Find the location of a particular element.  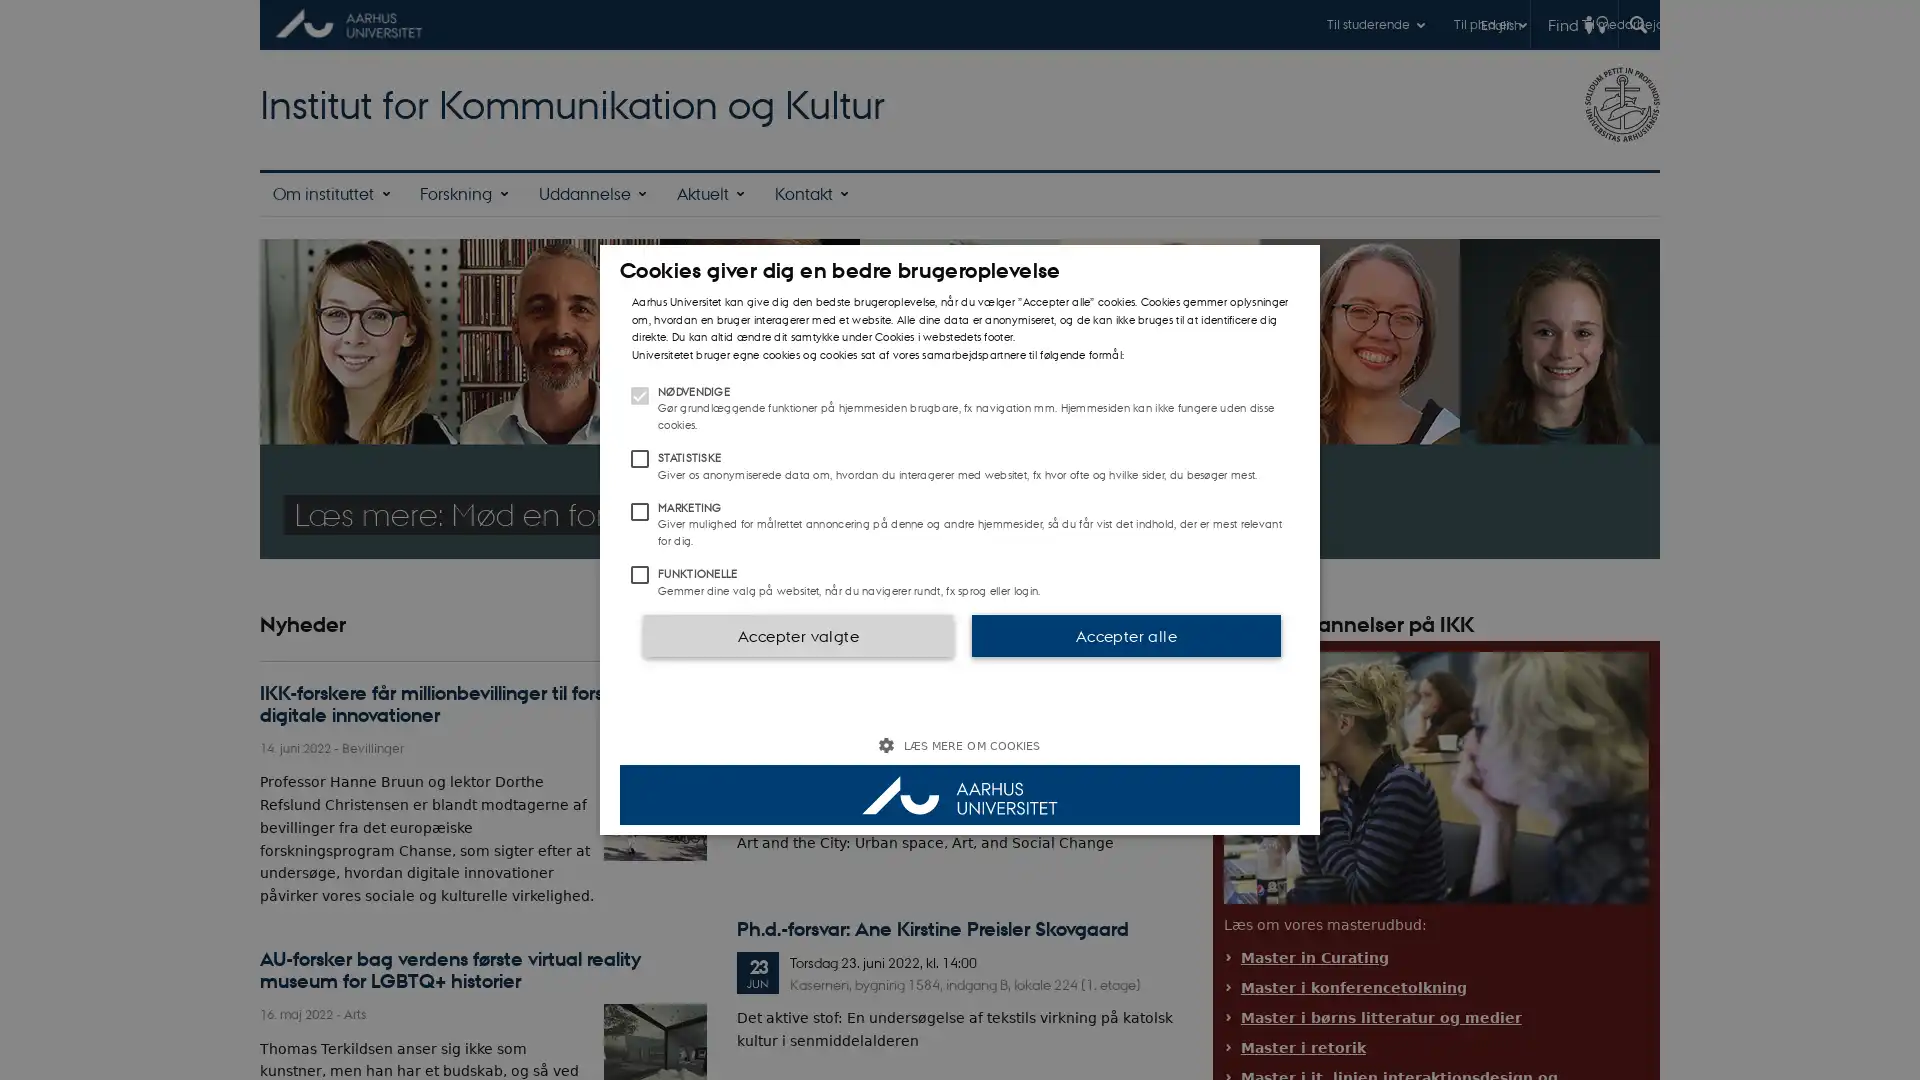

LS MERE OM COOKIES is located at coordinates (960, 745).